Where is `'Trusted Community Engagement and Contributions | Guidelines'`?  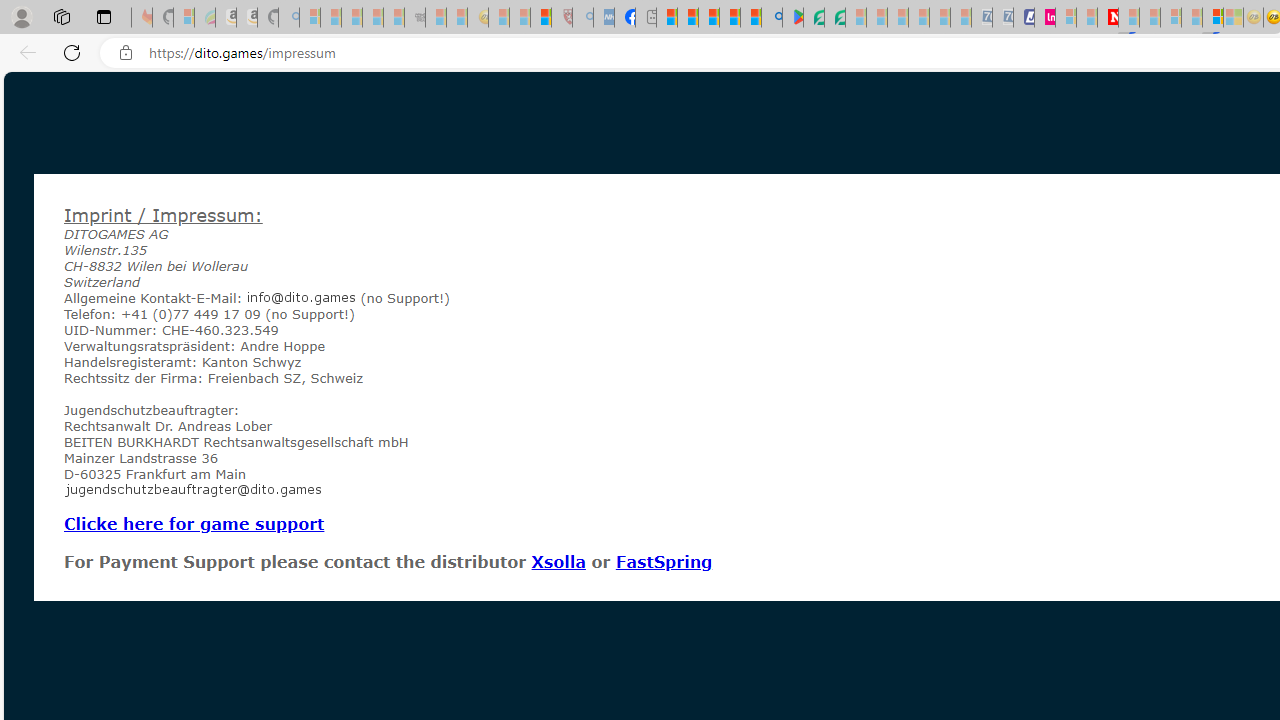
'Trusted Community Engagement and Contributions | Guidelines' is located at coordinates (1128, 17).